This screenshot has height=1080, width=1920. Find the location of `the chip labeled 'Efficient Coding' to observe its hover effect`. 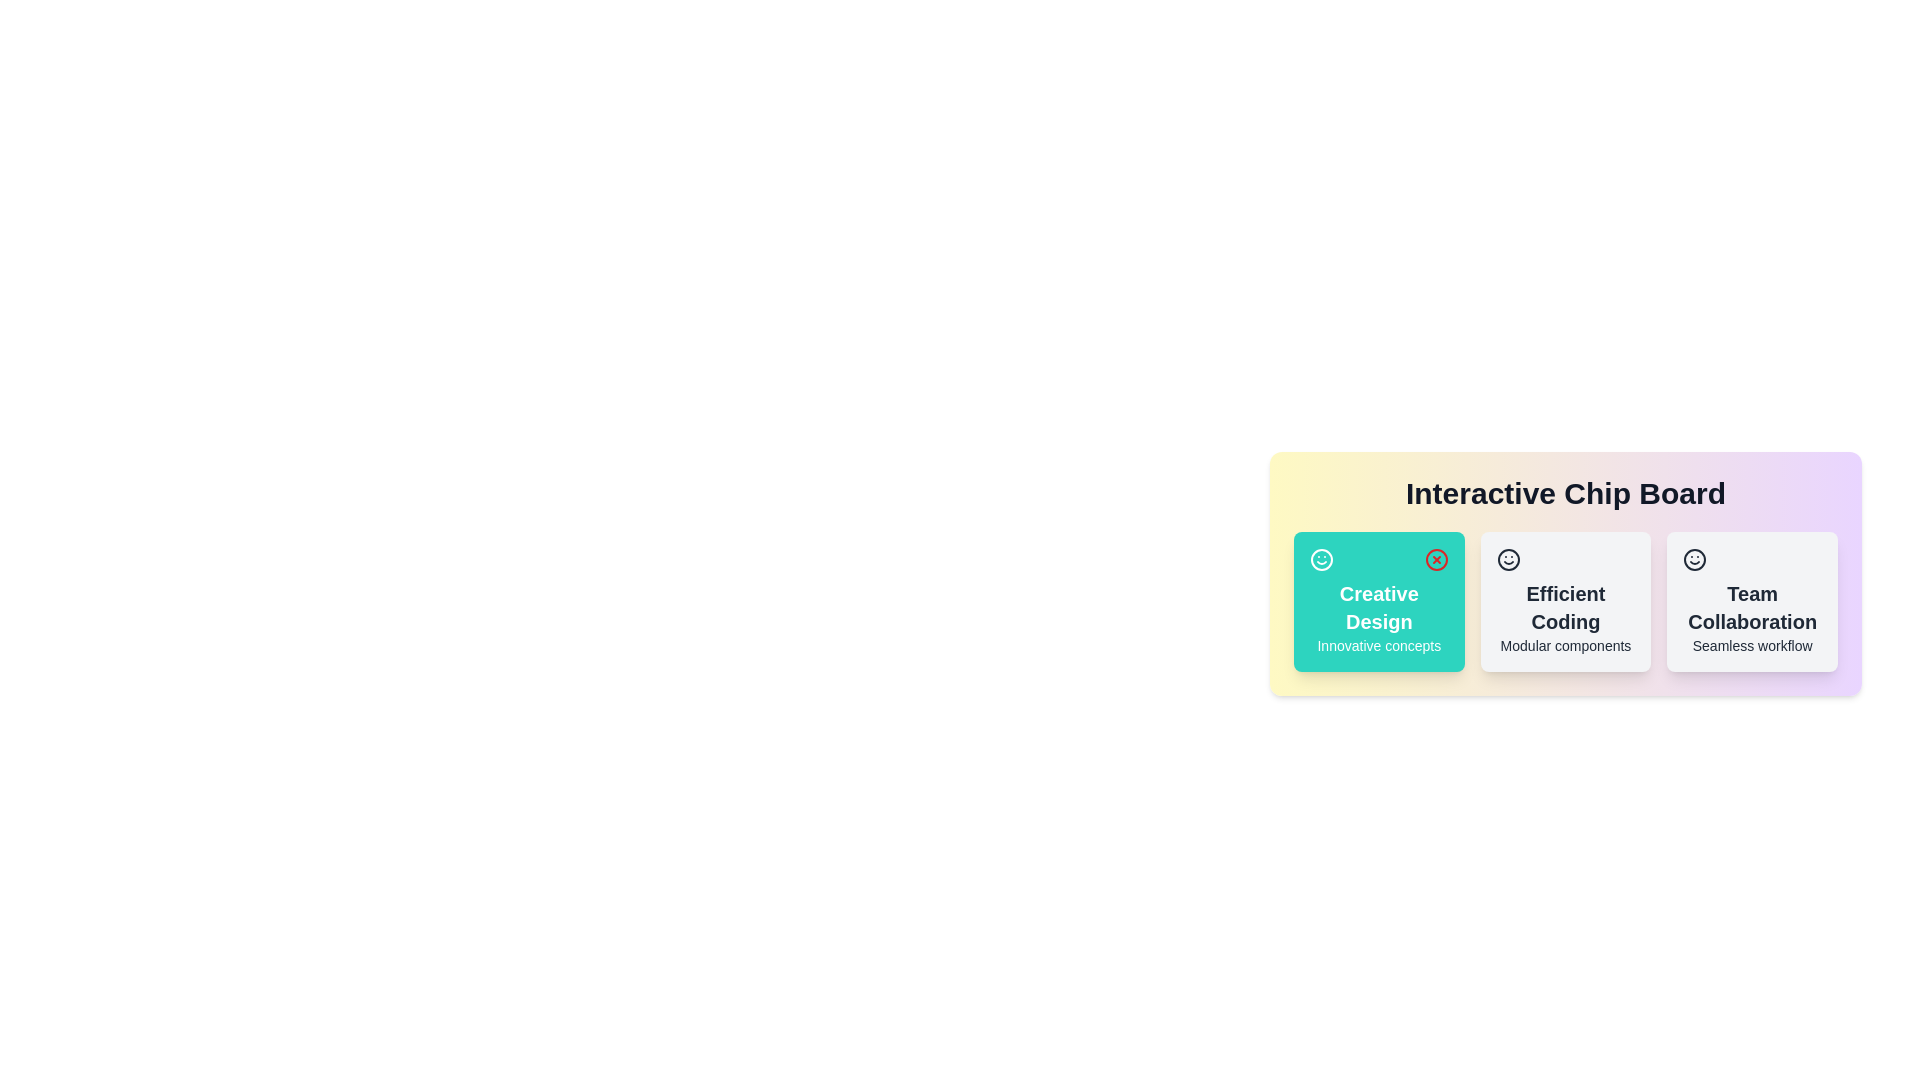

the chip labeled 'Efficient Coding' to observe its hover effect is located at coordinates (1564, 600).